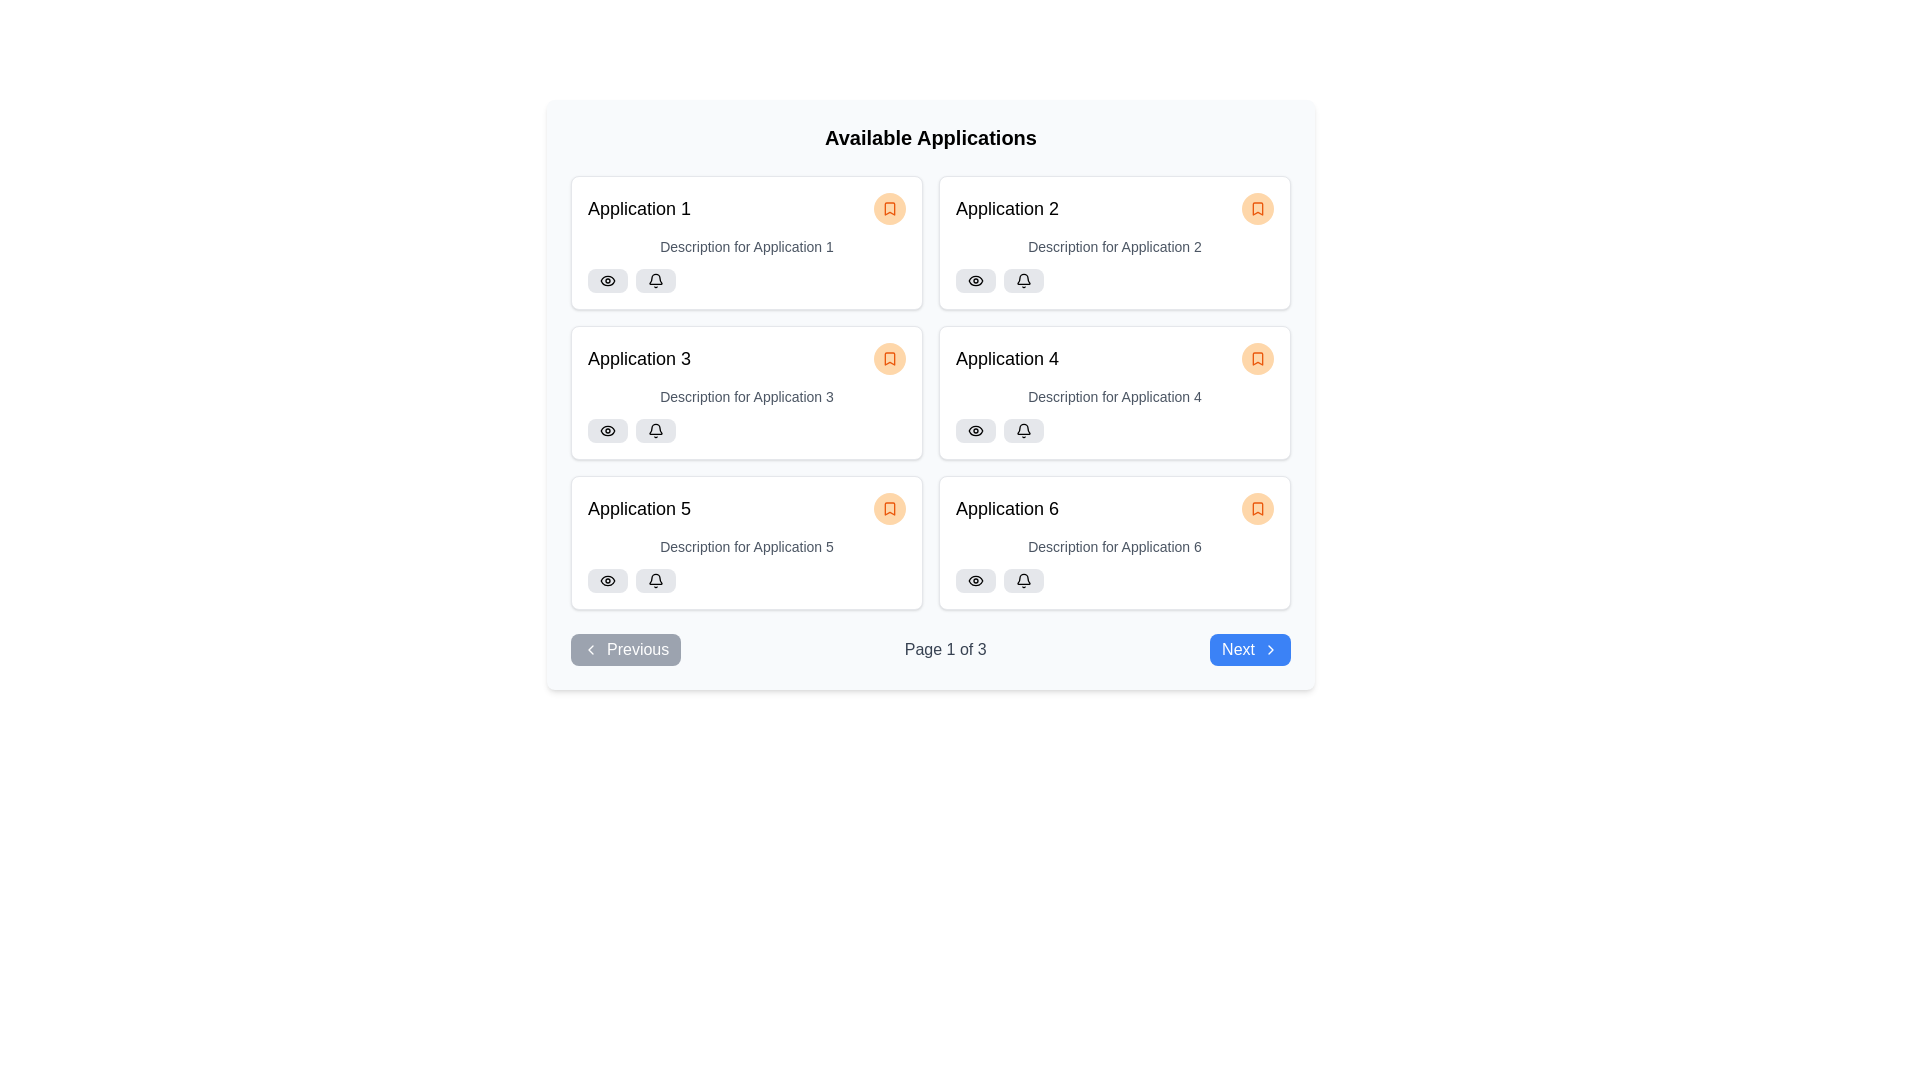 The height and width of the screenshot is (1080, 1920). Describe the element at coordinates (656, 281) in the screenshot. I see `the bell-shaped notification icon with a gray background located as the second icon below 'Application 1'` at that location.